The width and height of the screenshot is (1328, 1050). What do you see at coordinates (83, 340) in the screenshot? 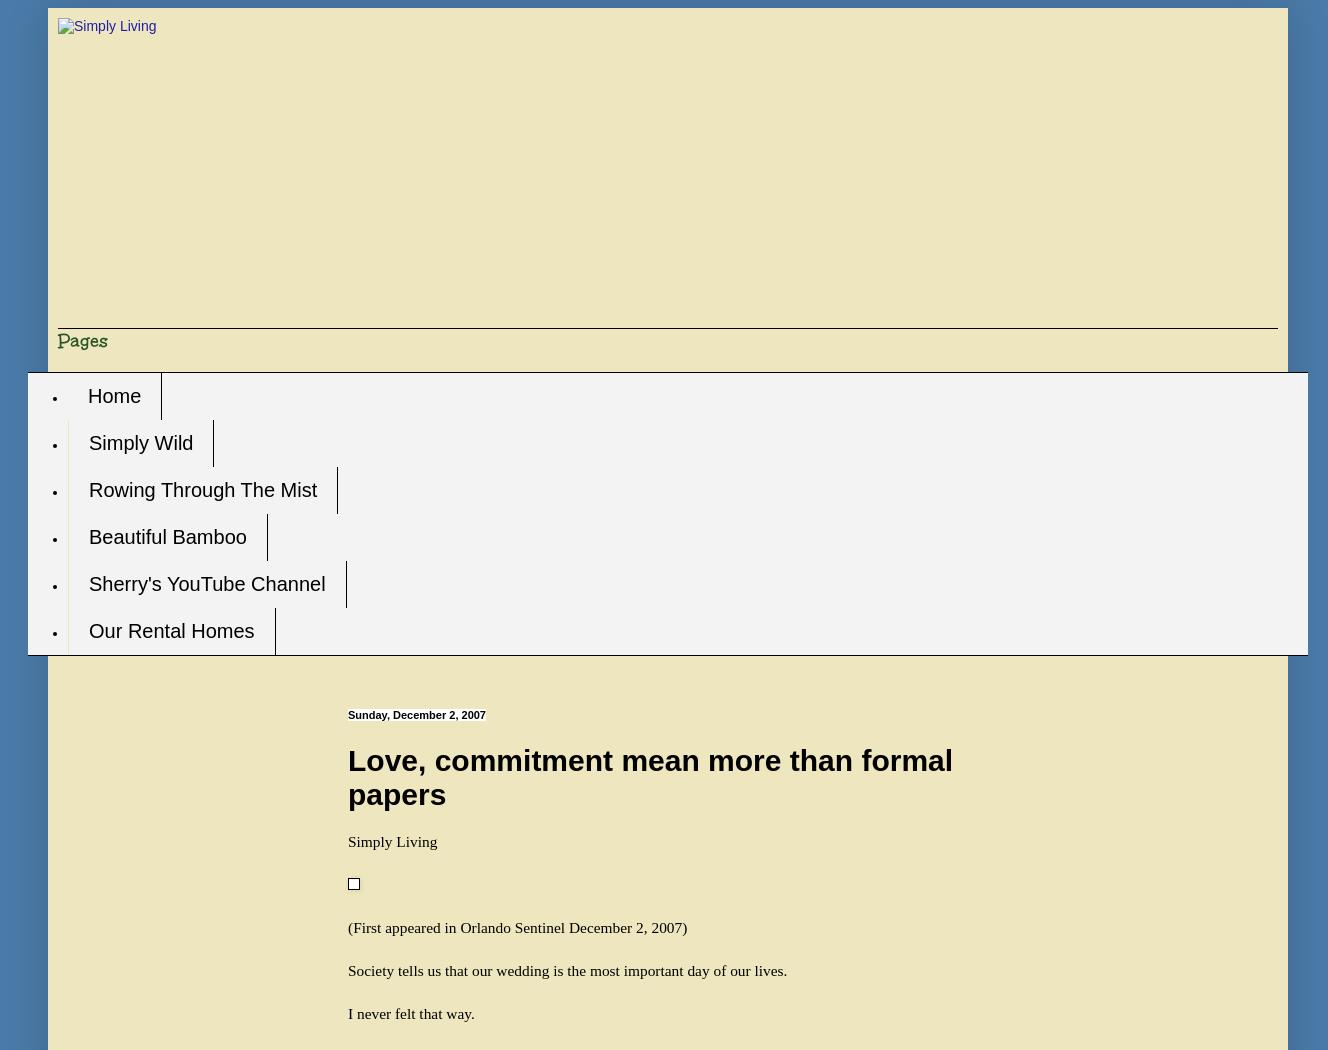
I see `'Pages'` at bounding box center [83, 340].